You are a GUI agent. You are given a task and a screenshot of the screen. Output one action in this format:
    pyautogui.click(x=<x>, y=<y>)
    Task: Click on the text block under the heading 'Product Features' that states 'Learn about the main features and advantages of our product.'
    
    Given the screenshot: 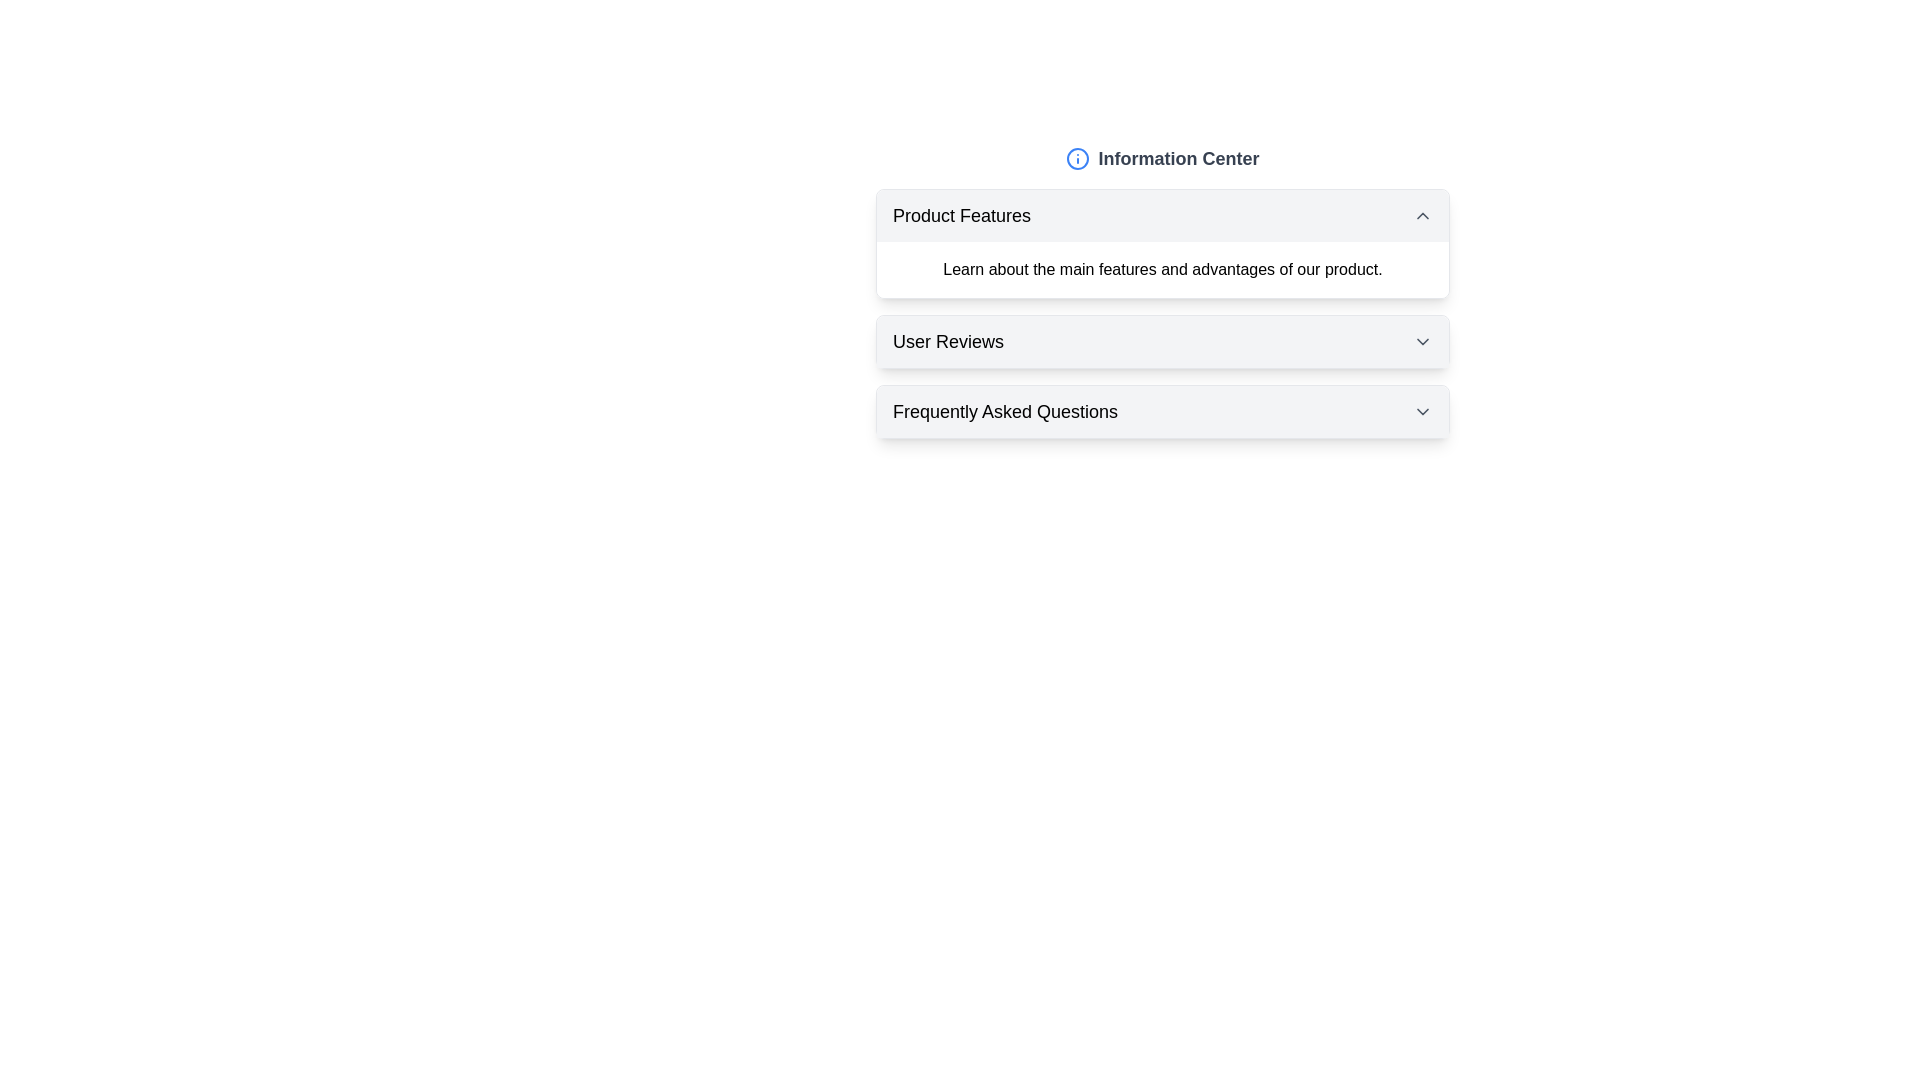 What is the action you would take?
    pyautogui.click(x=1162, y=292)
    